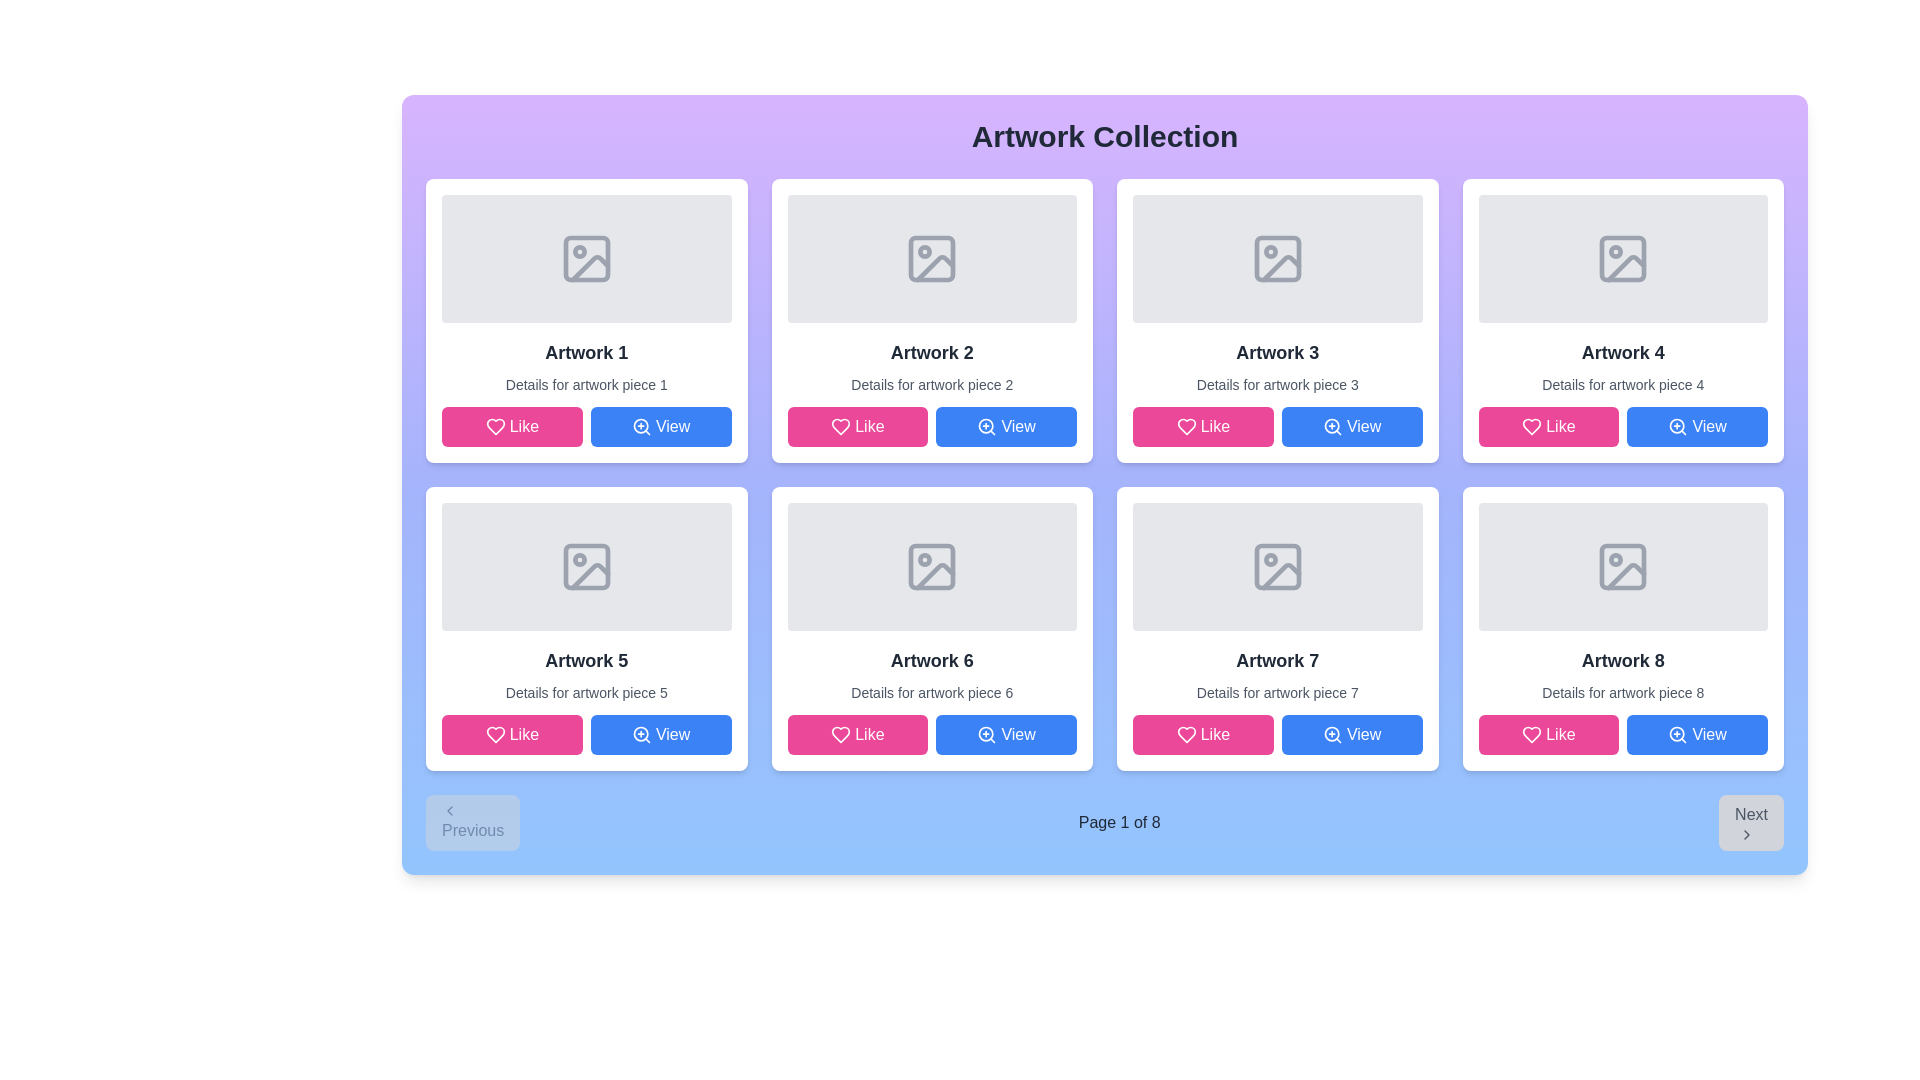  I want to click on the stylized placeholder image icon located in the top-left corner of the grid layout inside the 'Artwork 1' card, so click(585, 257).